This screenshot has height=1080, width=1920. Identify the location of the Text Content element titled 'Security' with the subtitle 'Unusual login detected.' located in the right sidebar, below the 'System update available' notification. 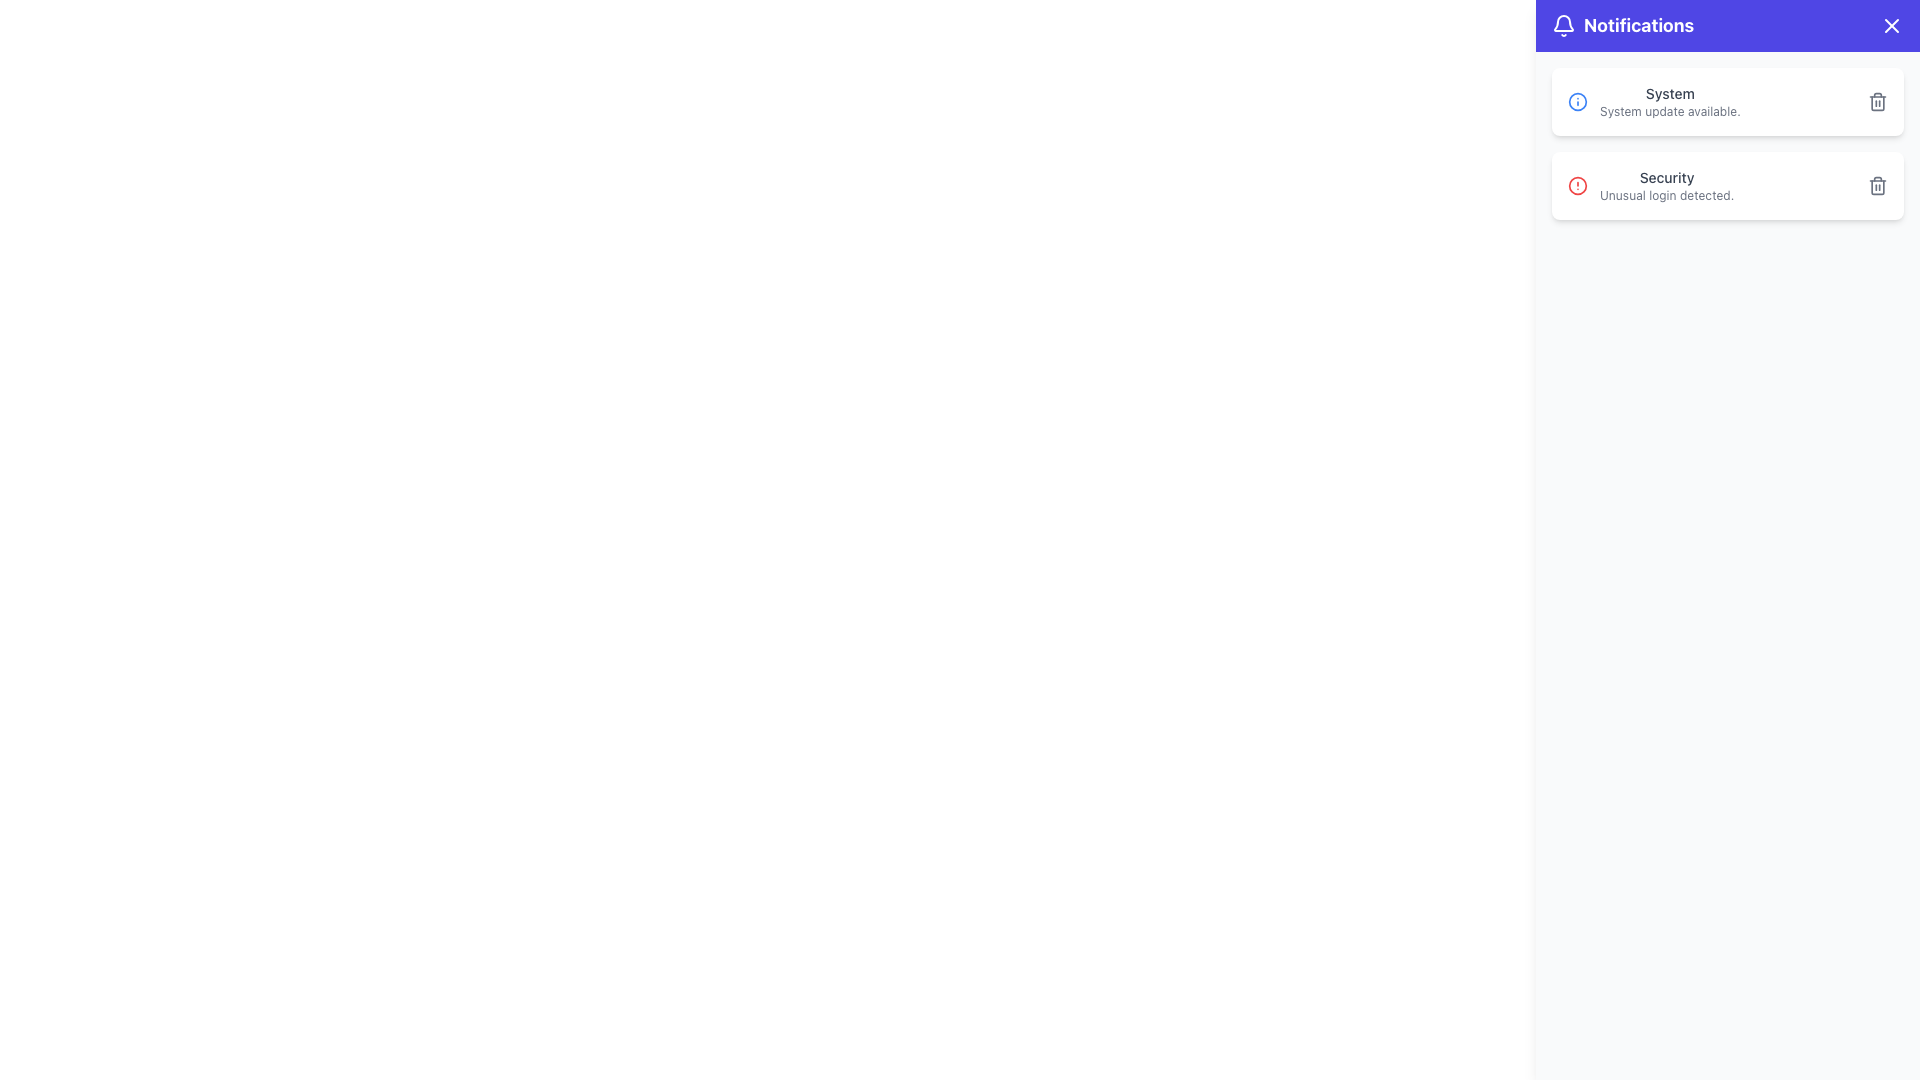
(1667, 185).